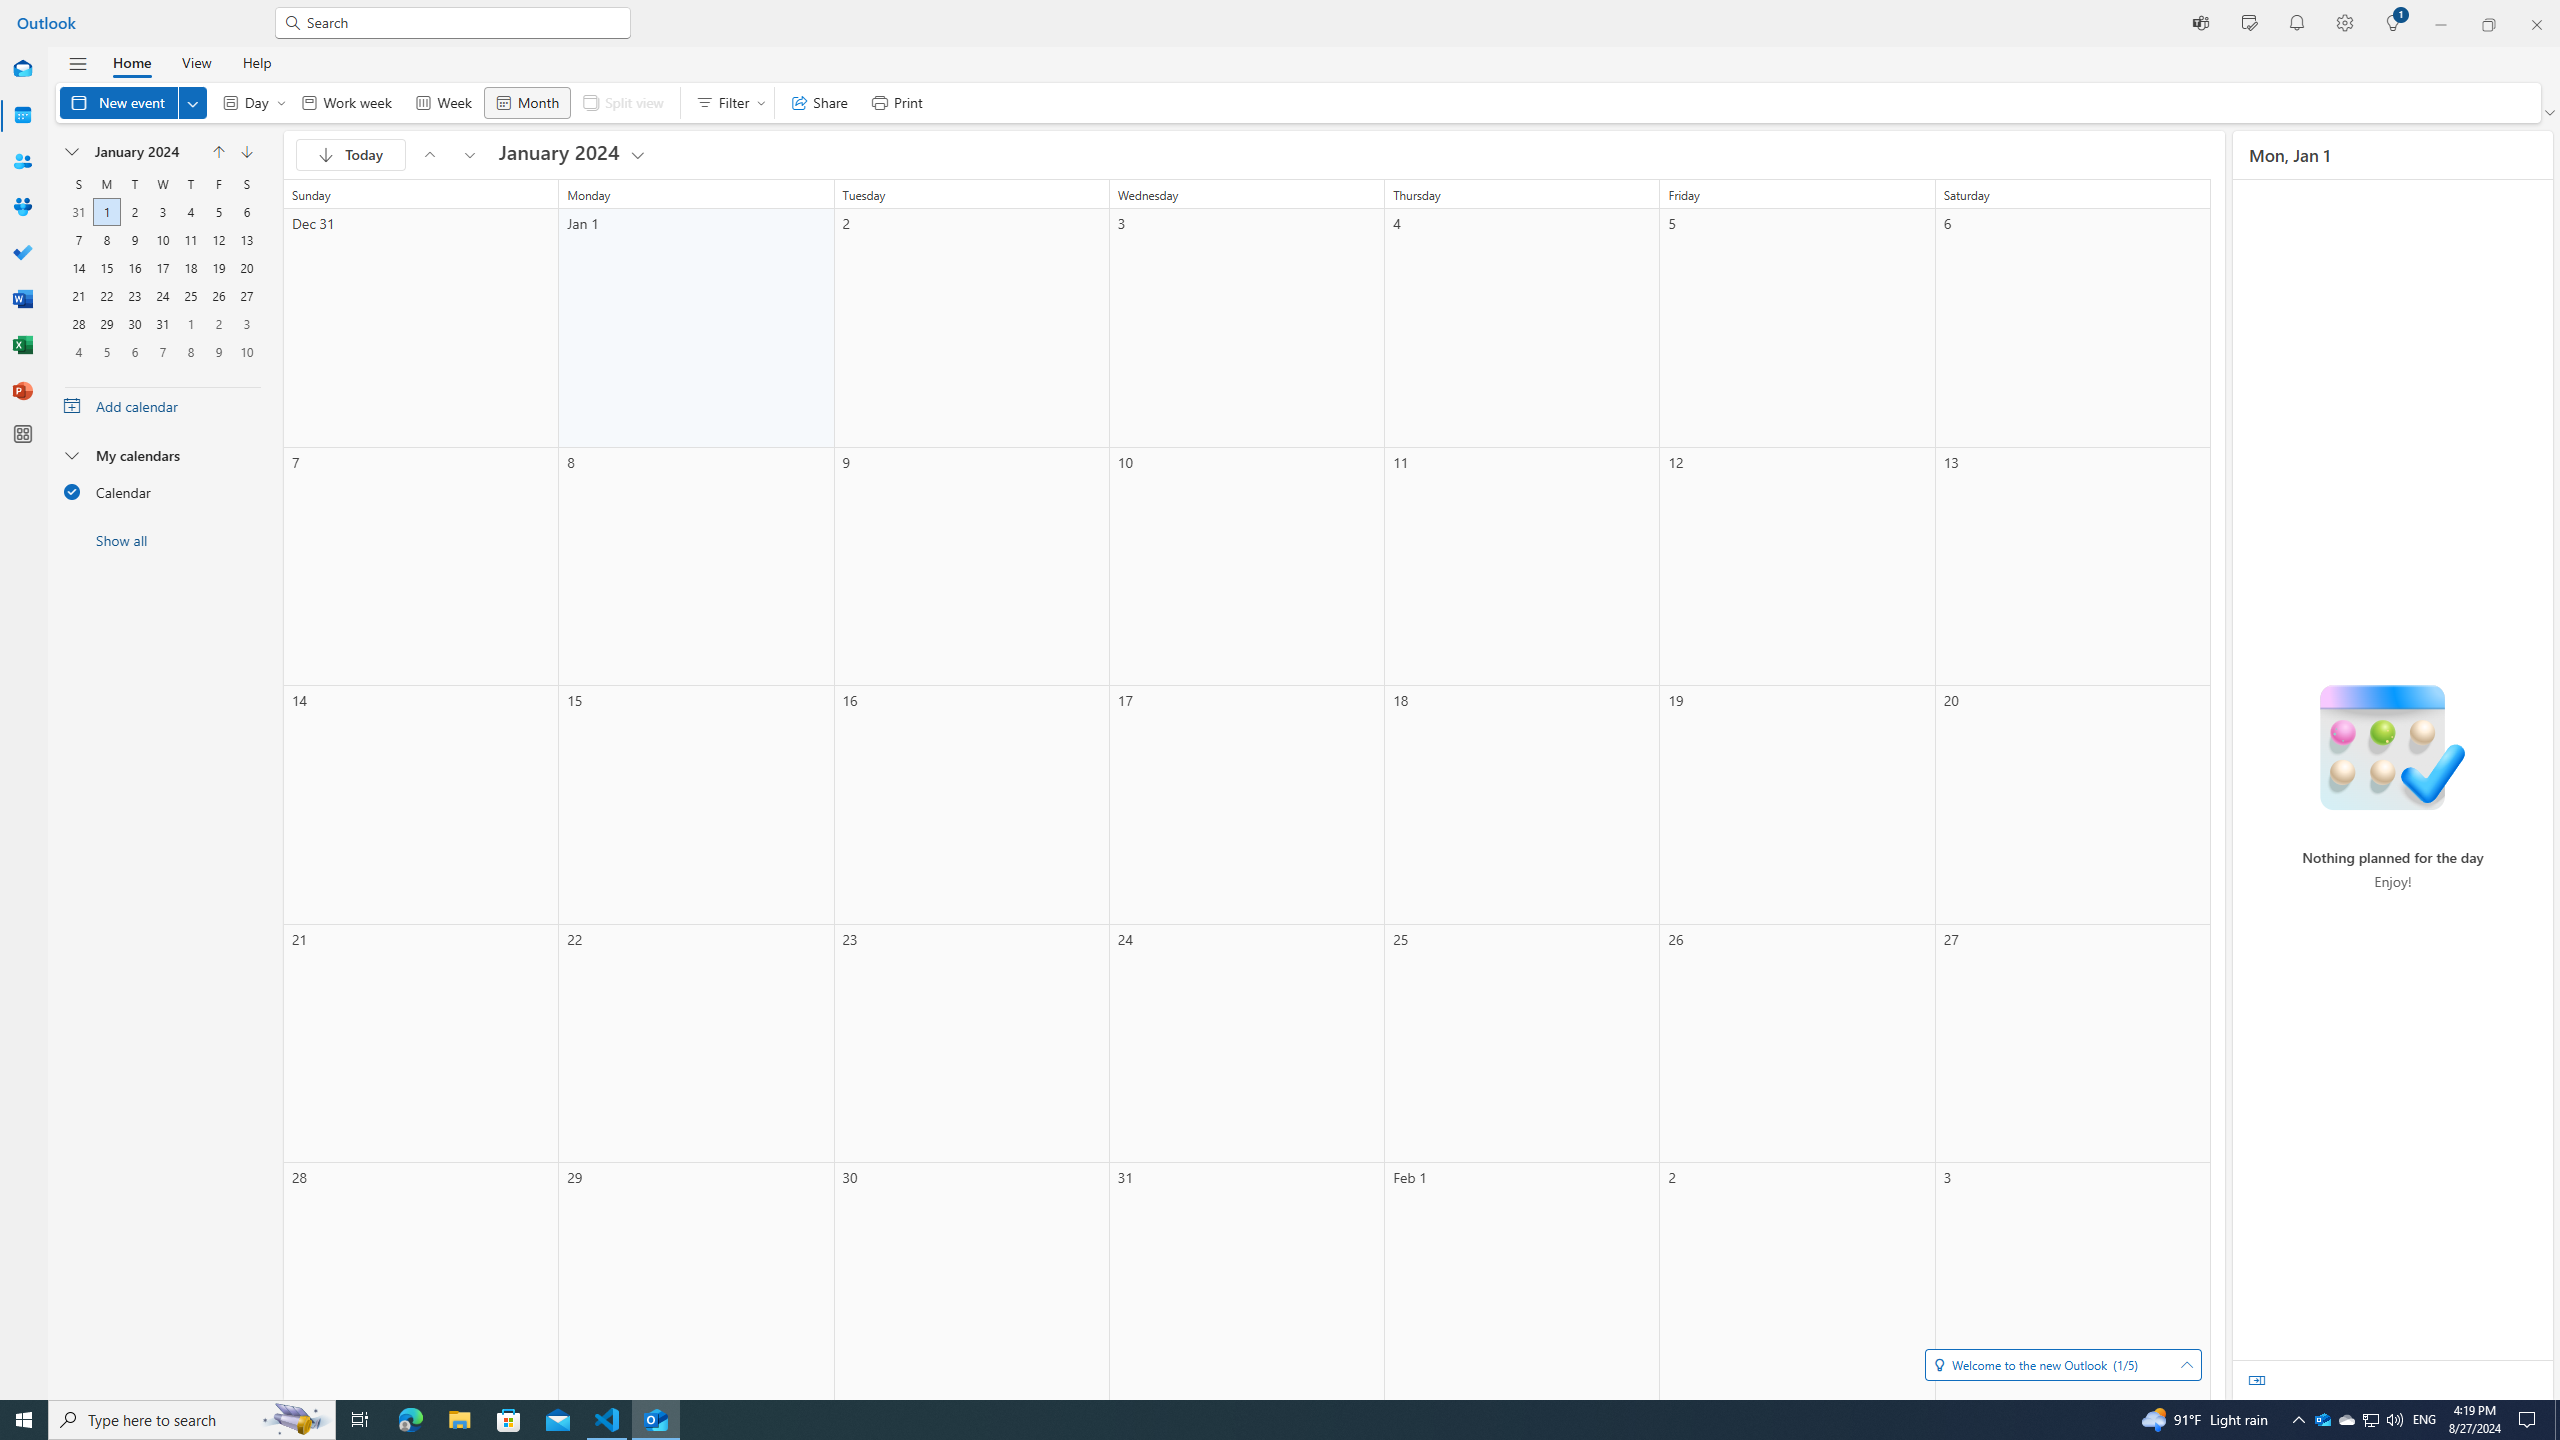  I want to click on 'To Do', so click(23, 252).